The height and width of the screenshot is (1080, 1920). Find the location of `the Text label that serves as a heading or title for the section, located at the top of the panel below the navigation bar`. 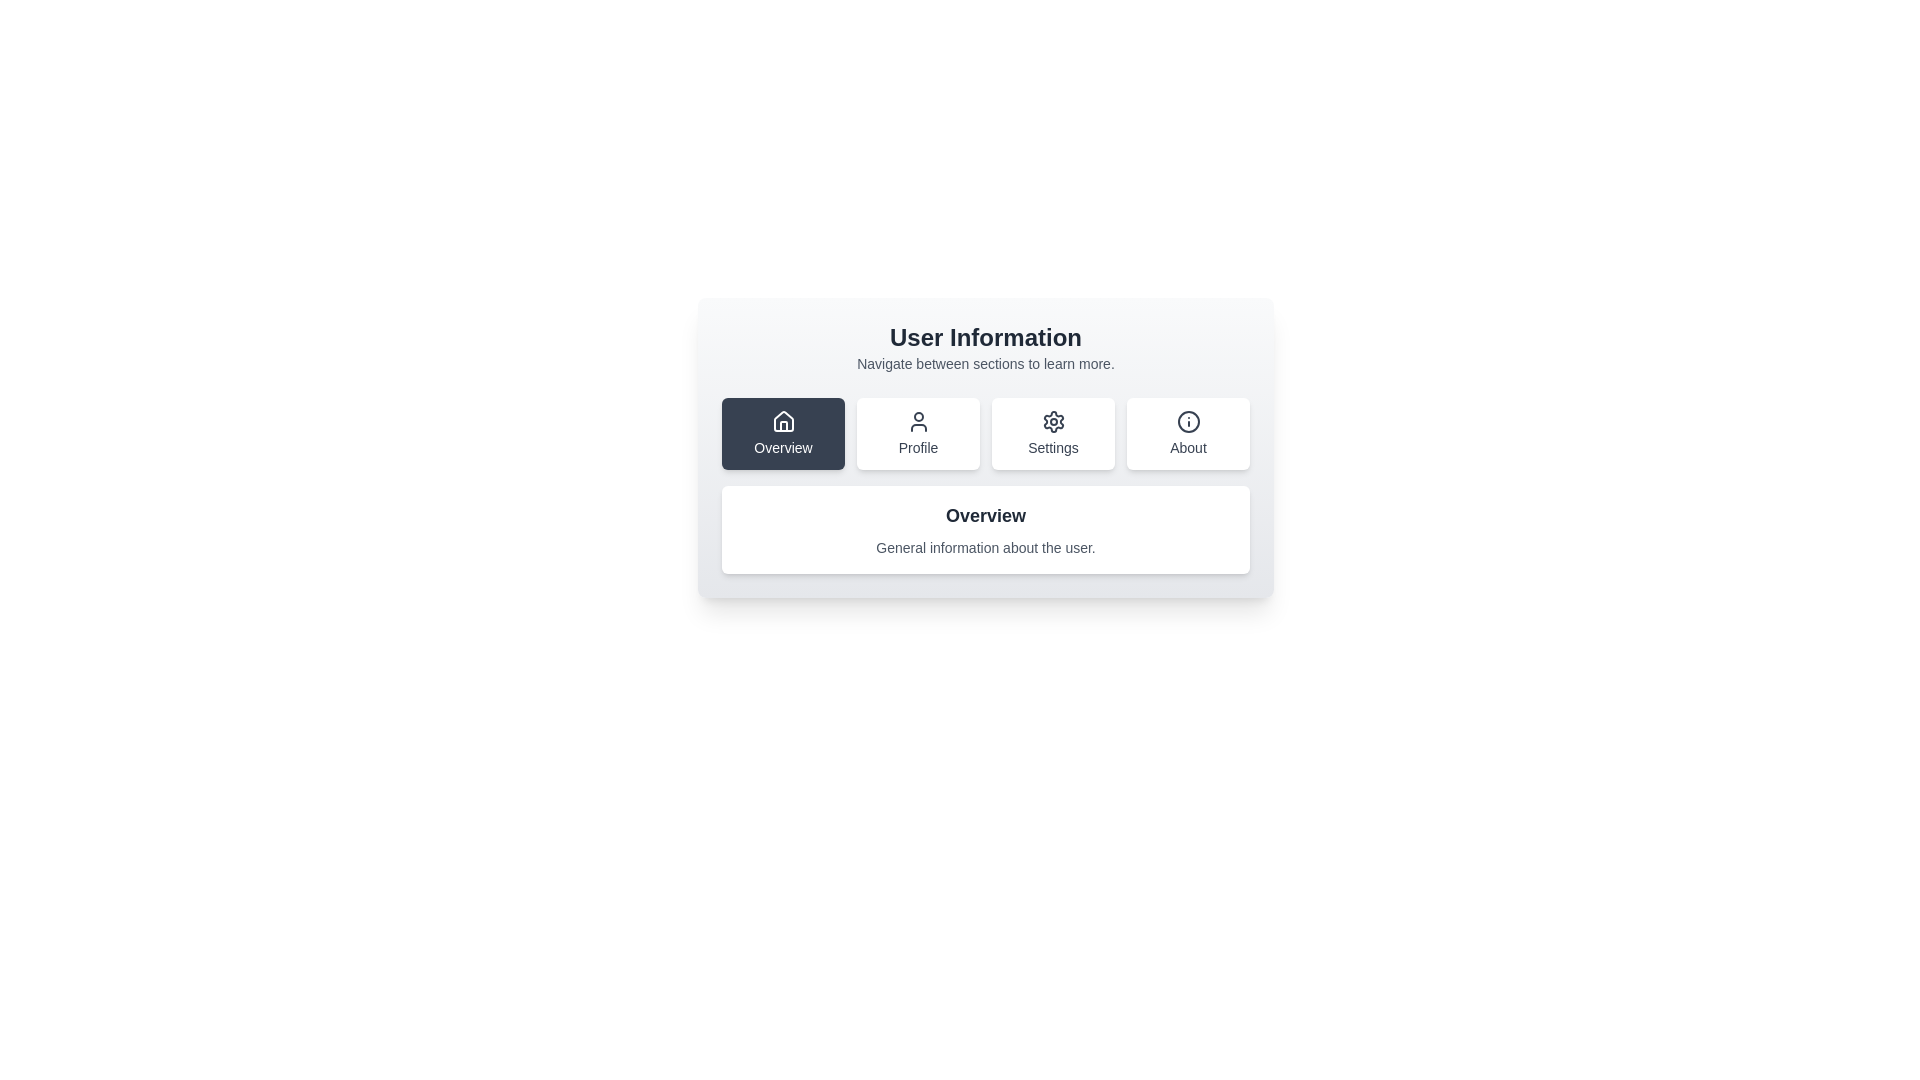

the Text label that serves as a heading or title for the section, located at the top of the panel below the navigation bar is located at coordinates (985, 515).